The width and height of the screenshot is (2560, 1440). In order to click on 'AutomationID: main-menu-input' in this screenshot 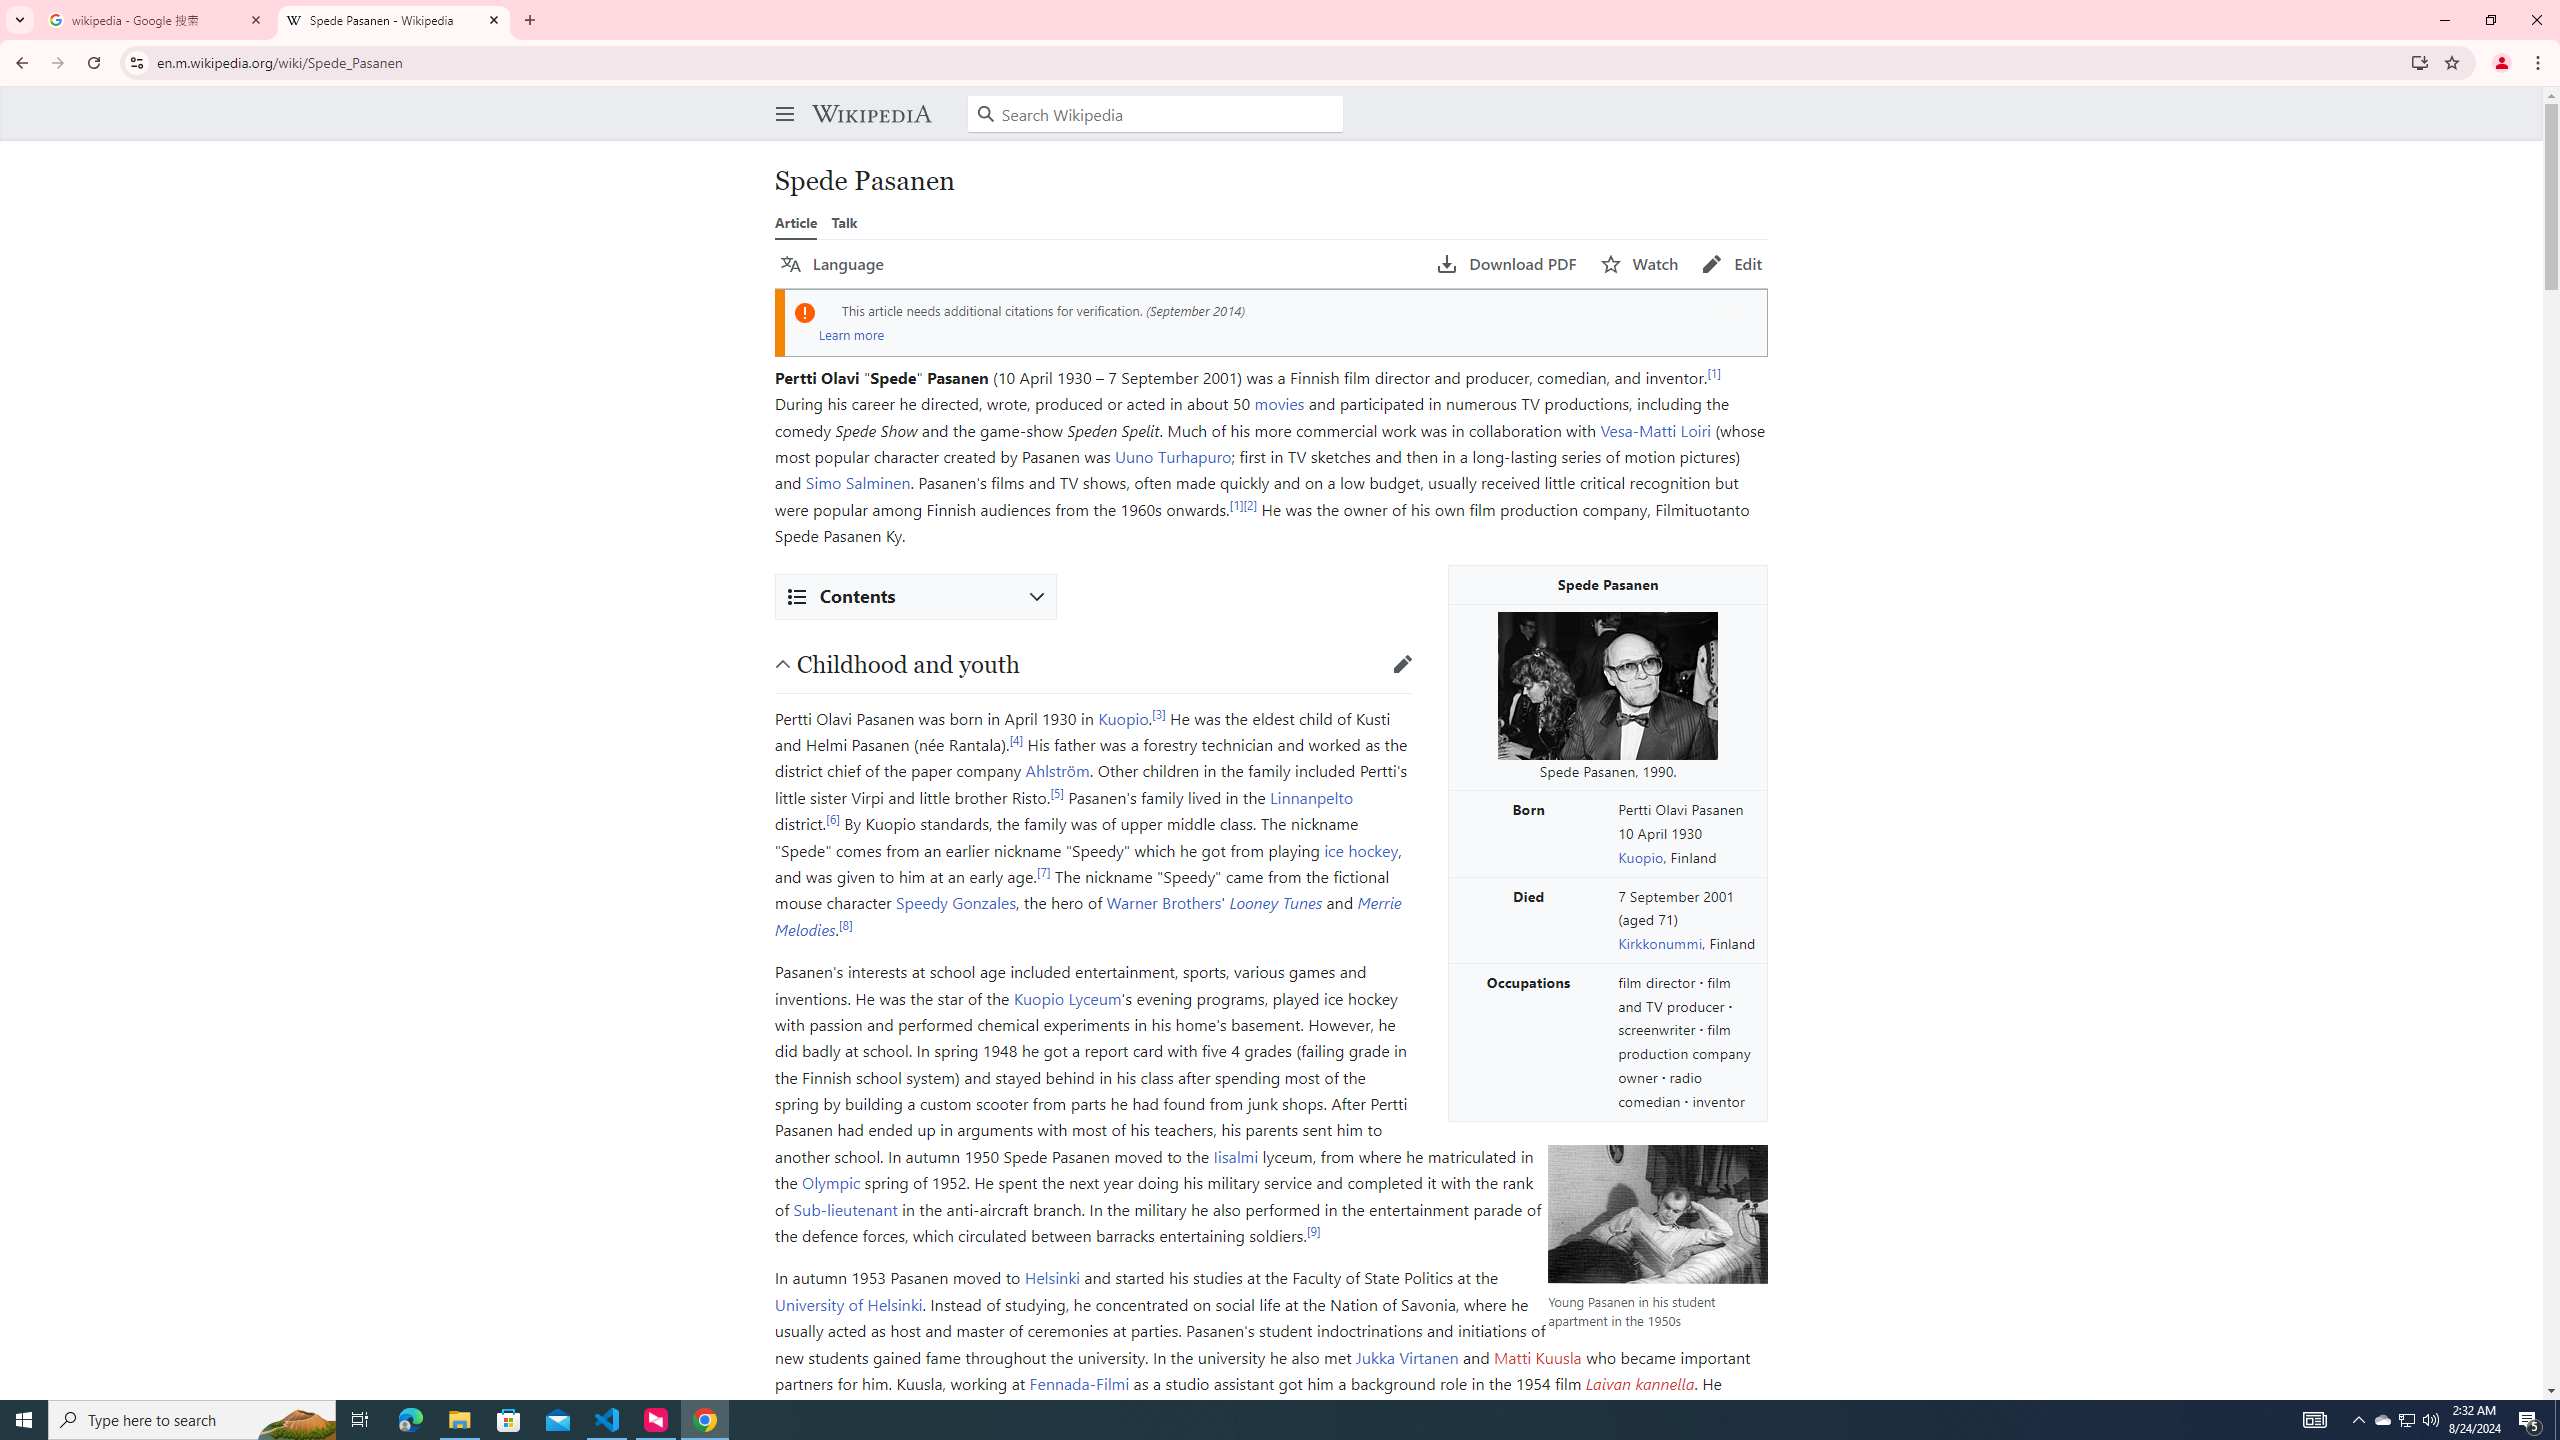, I will do `click(779, 97)`.